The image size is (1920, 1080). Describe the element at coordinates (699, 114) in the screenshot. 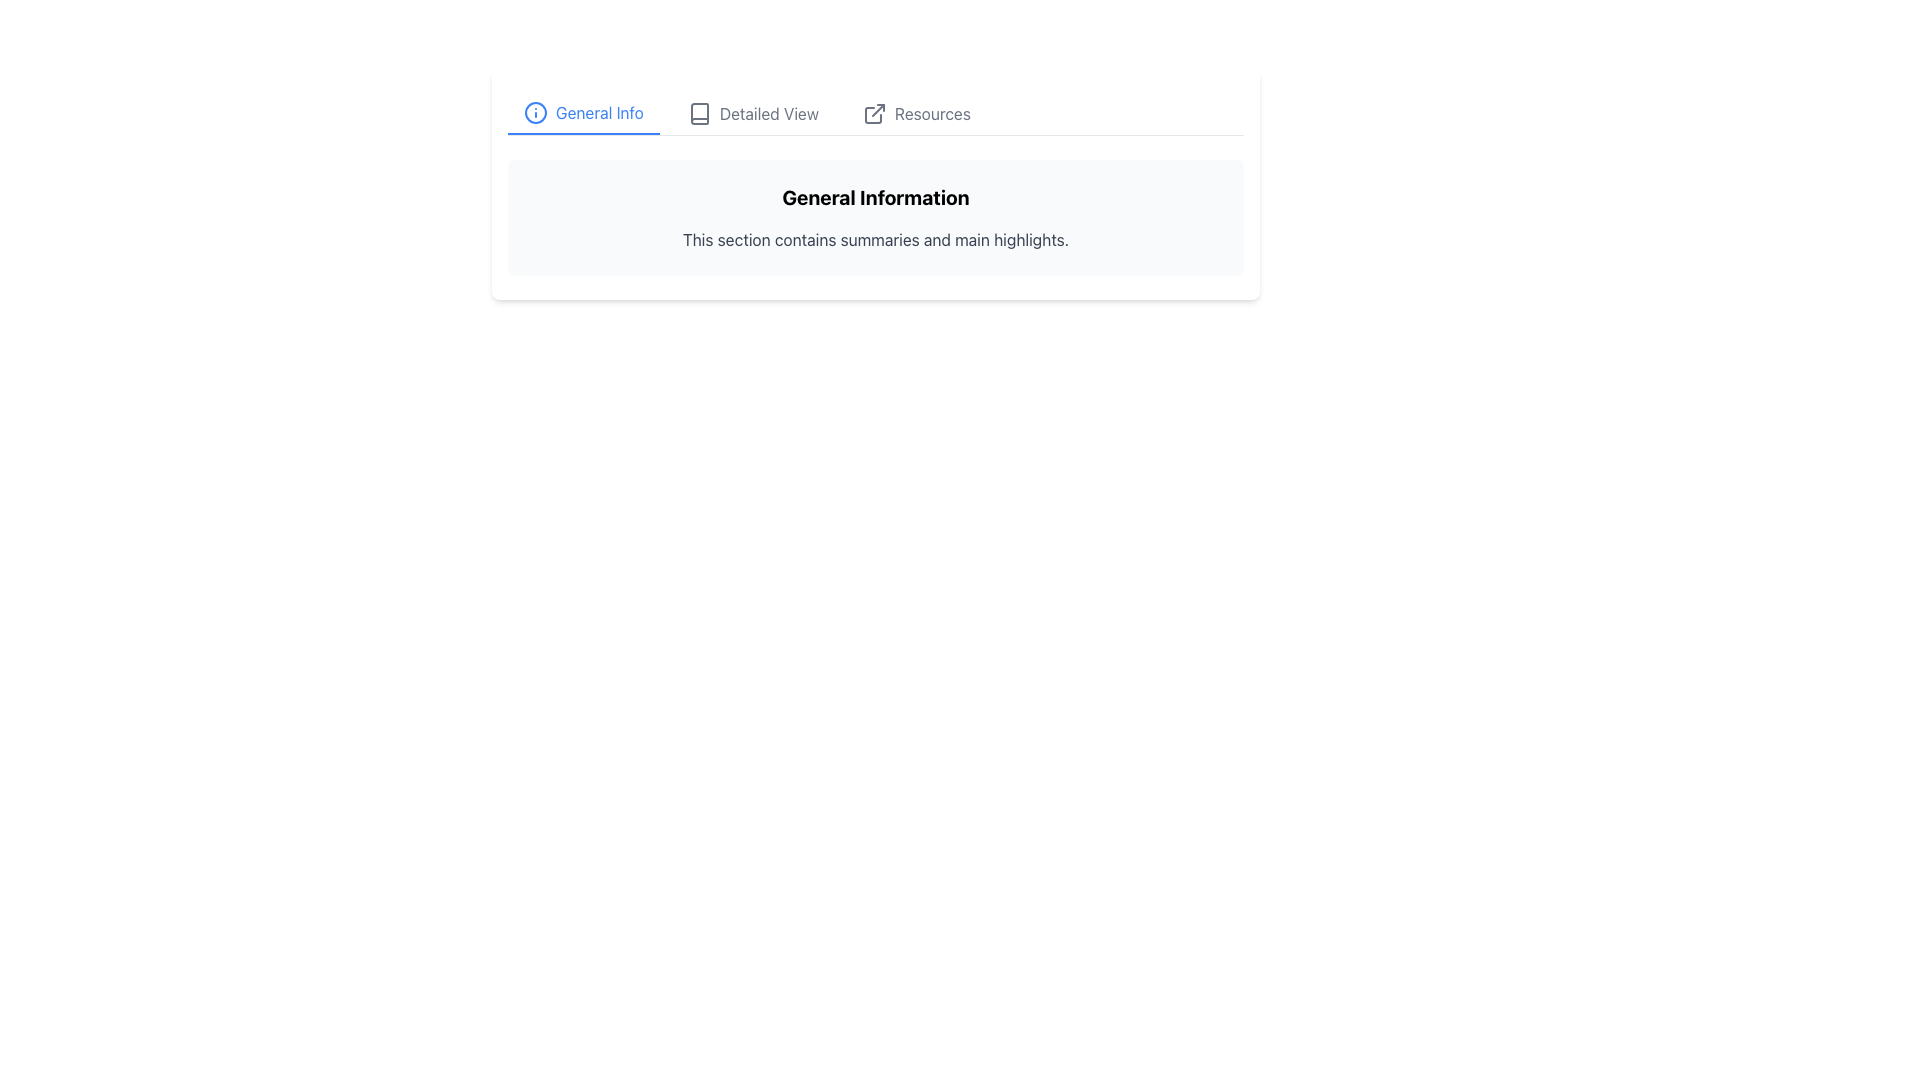

I see `the 'Detailed View' icon button, located between the information icon and the resources link in the tab navigation bar` at that location.